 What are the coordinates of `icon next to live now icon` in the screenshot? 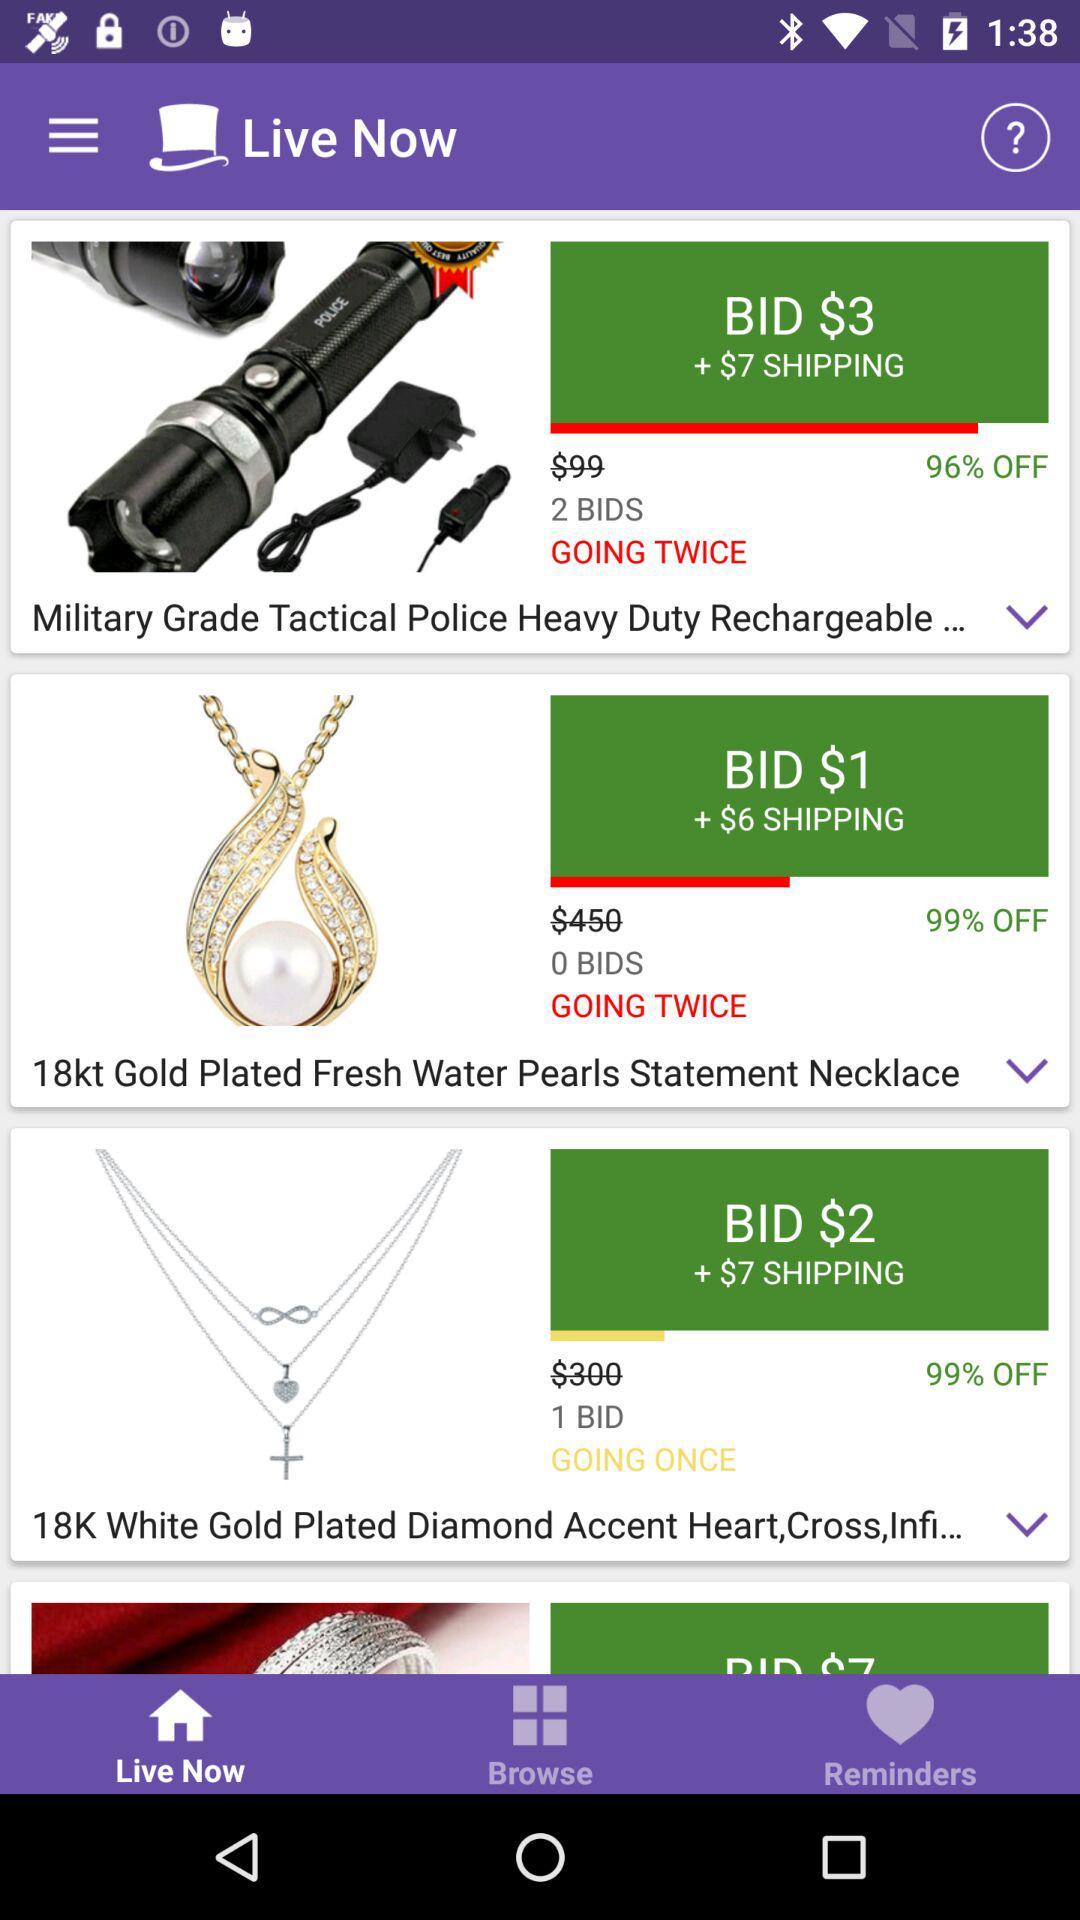 It's located at (1017, 135).